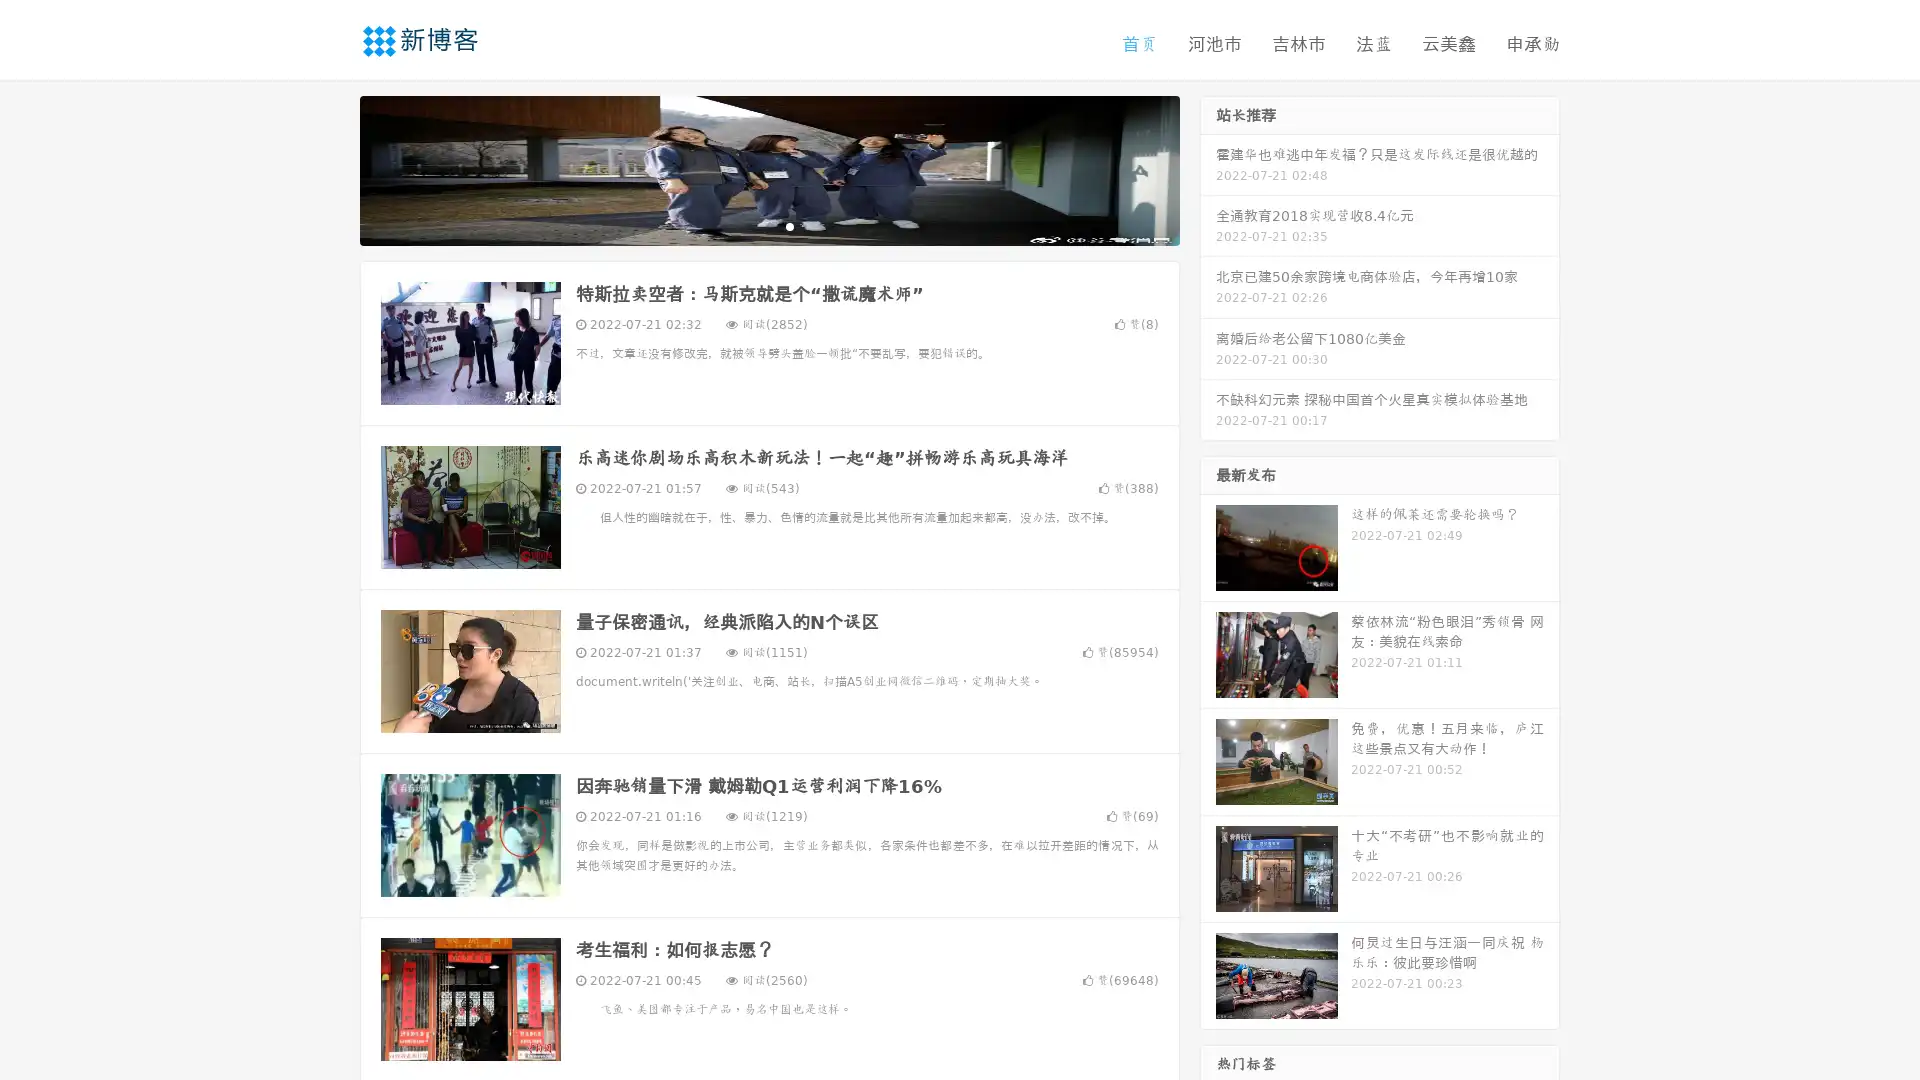  Describe the element at coordinates (1208, 168) in the screenshot. I see `Next slide` at that location.